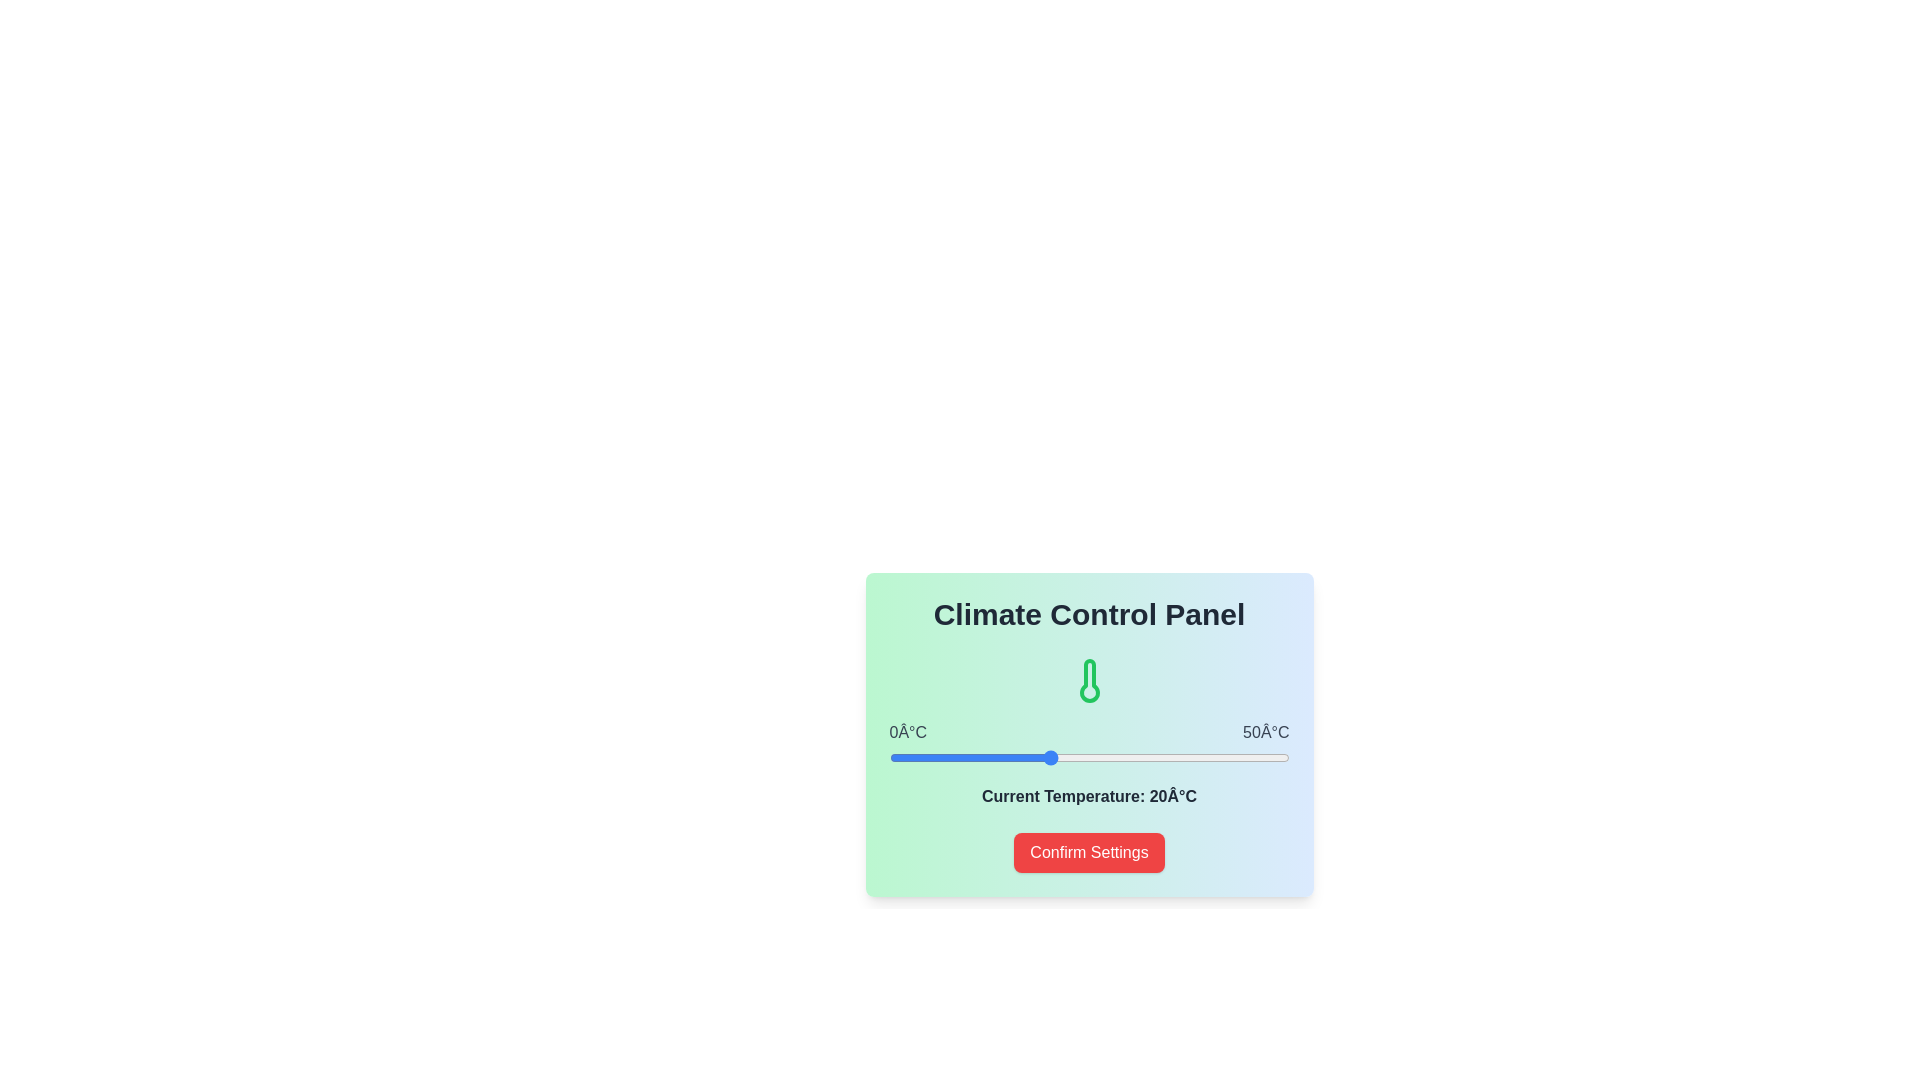 The height and width of the screenshot is (1080, 1920). I want to click on 'Confirm Settings' button to save the current temperature, so click(1088, 852).